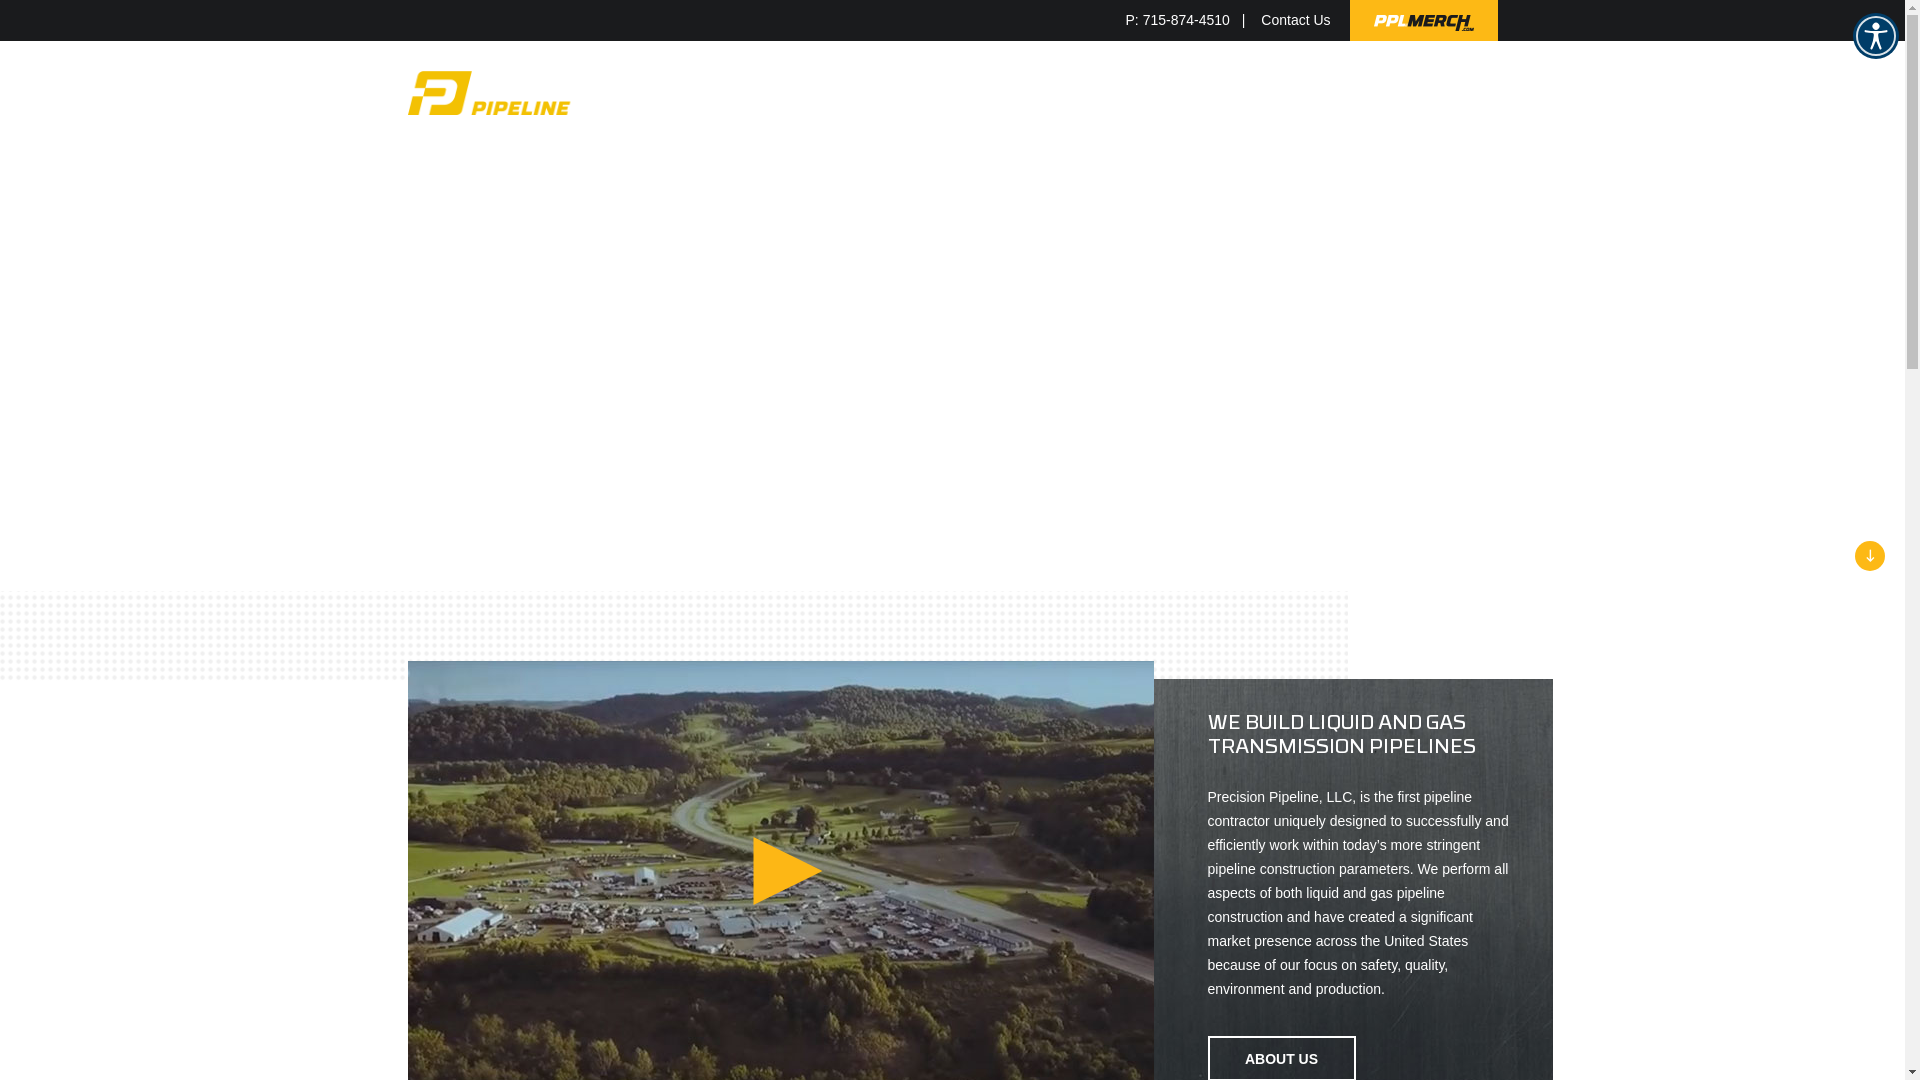 The image size is (1920, 1080). I want to click on 'Show Search', so click(1488, 92).